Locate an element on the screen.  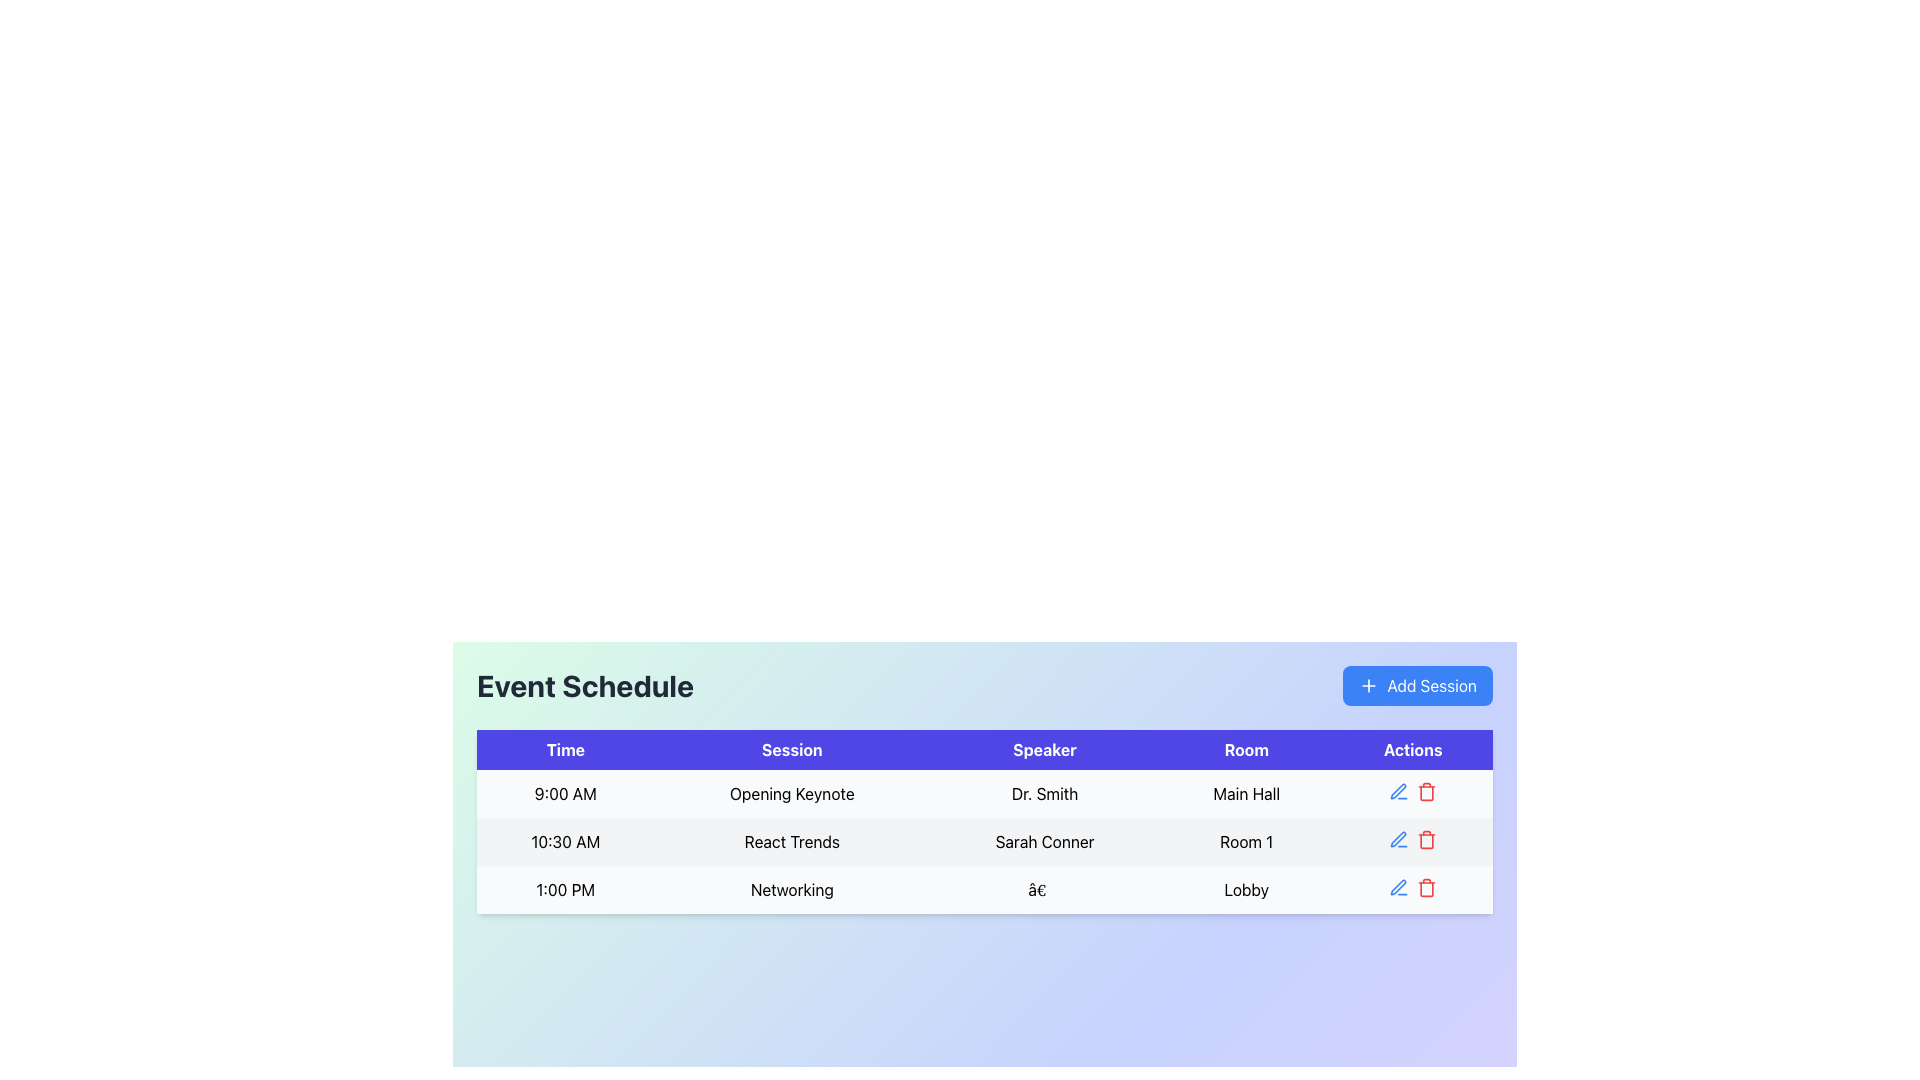
the text label displaying 'Dr. Smith' in the 'Speaker' column of the event schedule table is located at coordinates (1044, 793).